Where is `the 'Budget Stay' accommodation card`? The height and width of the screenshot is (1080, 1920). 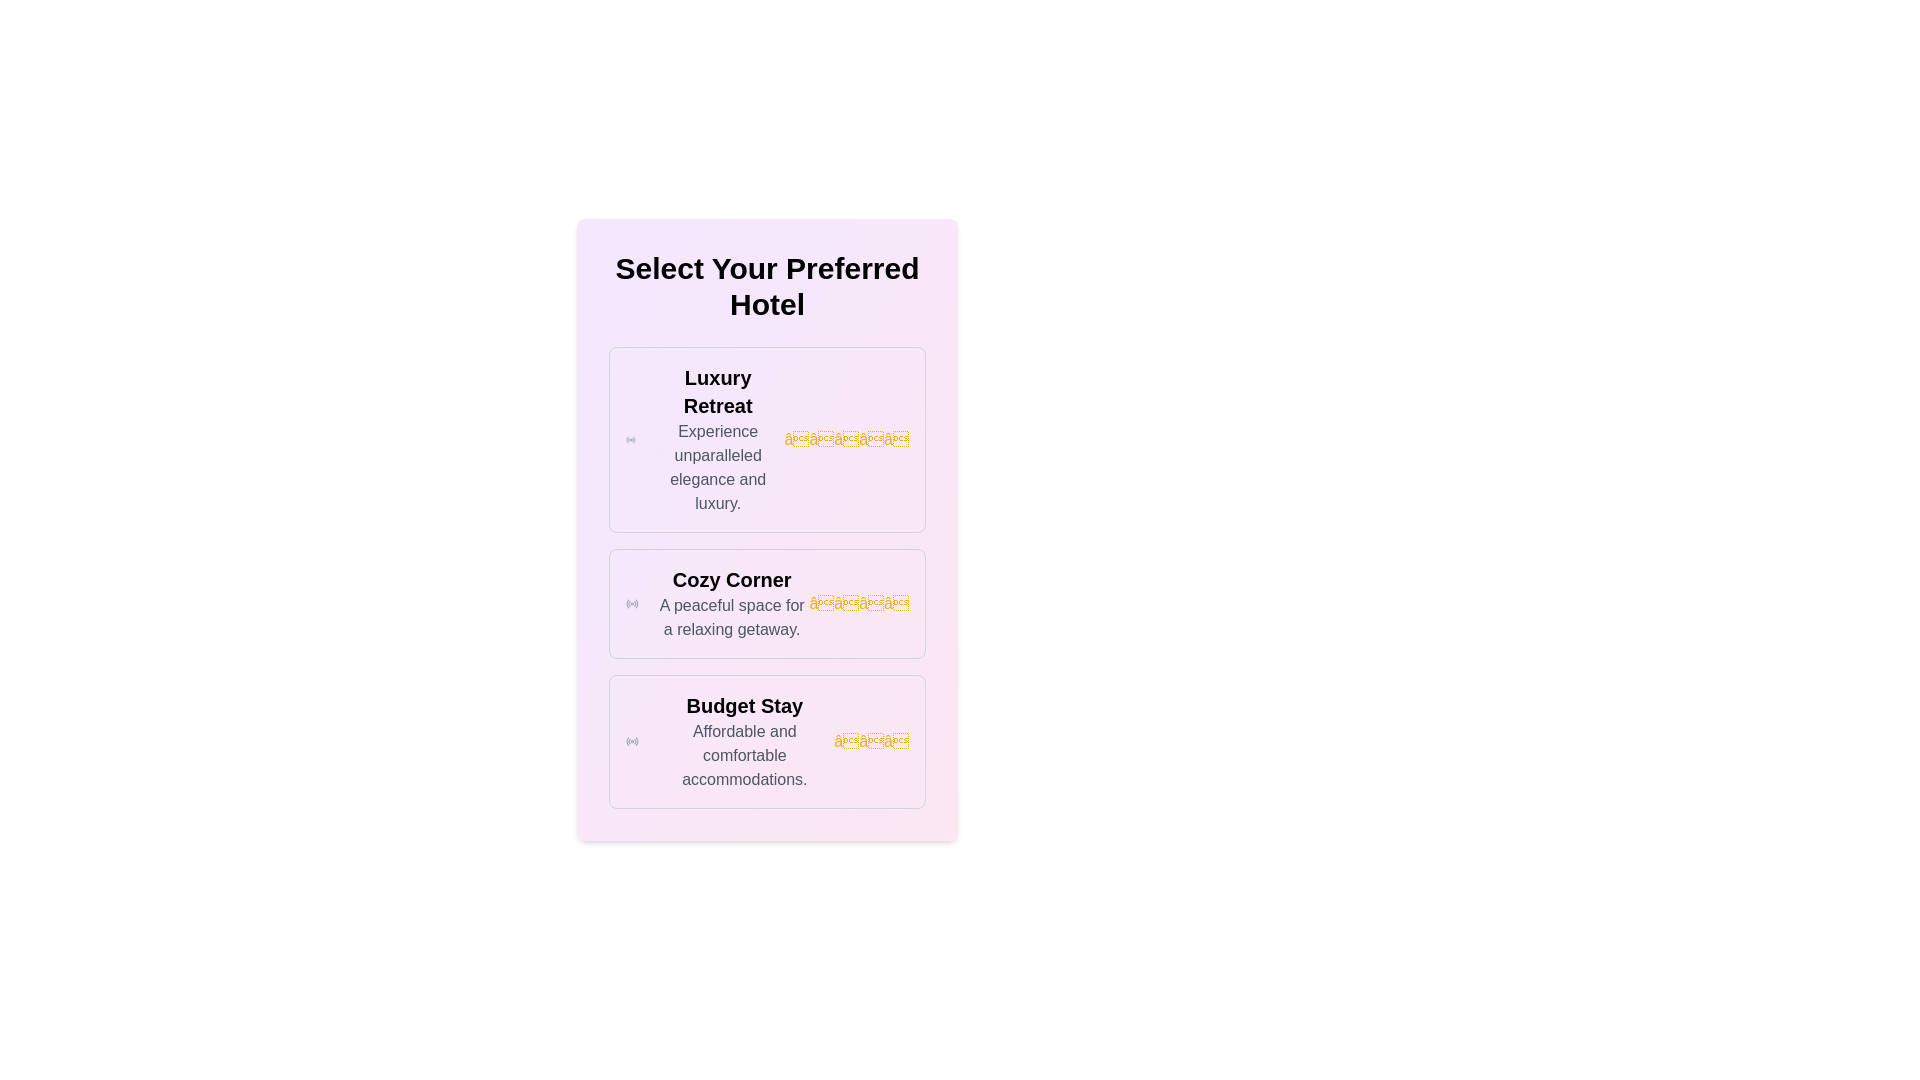 the 'Budget Stay' accommodation card is located at coordinates (766, 741).